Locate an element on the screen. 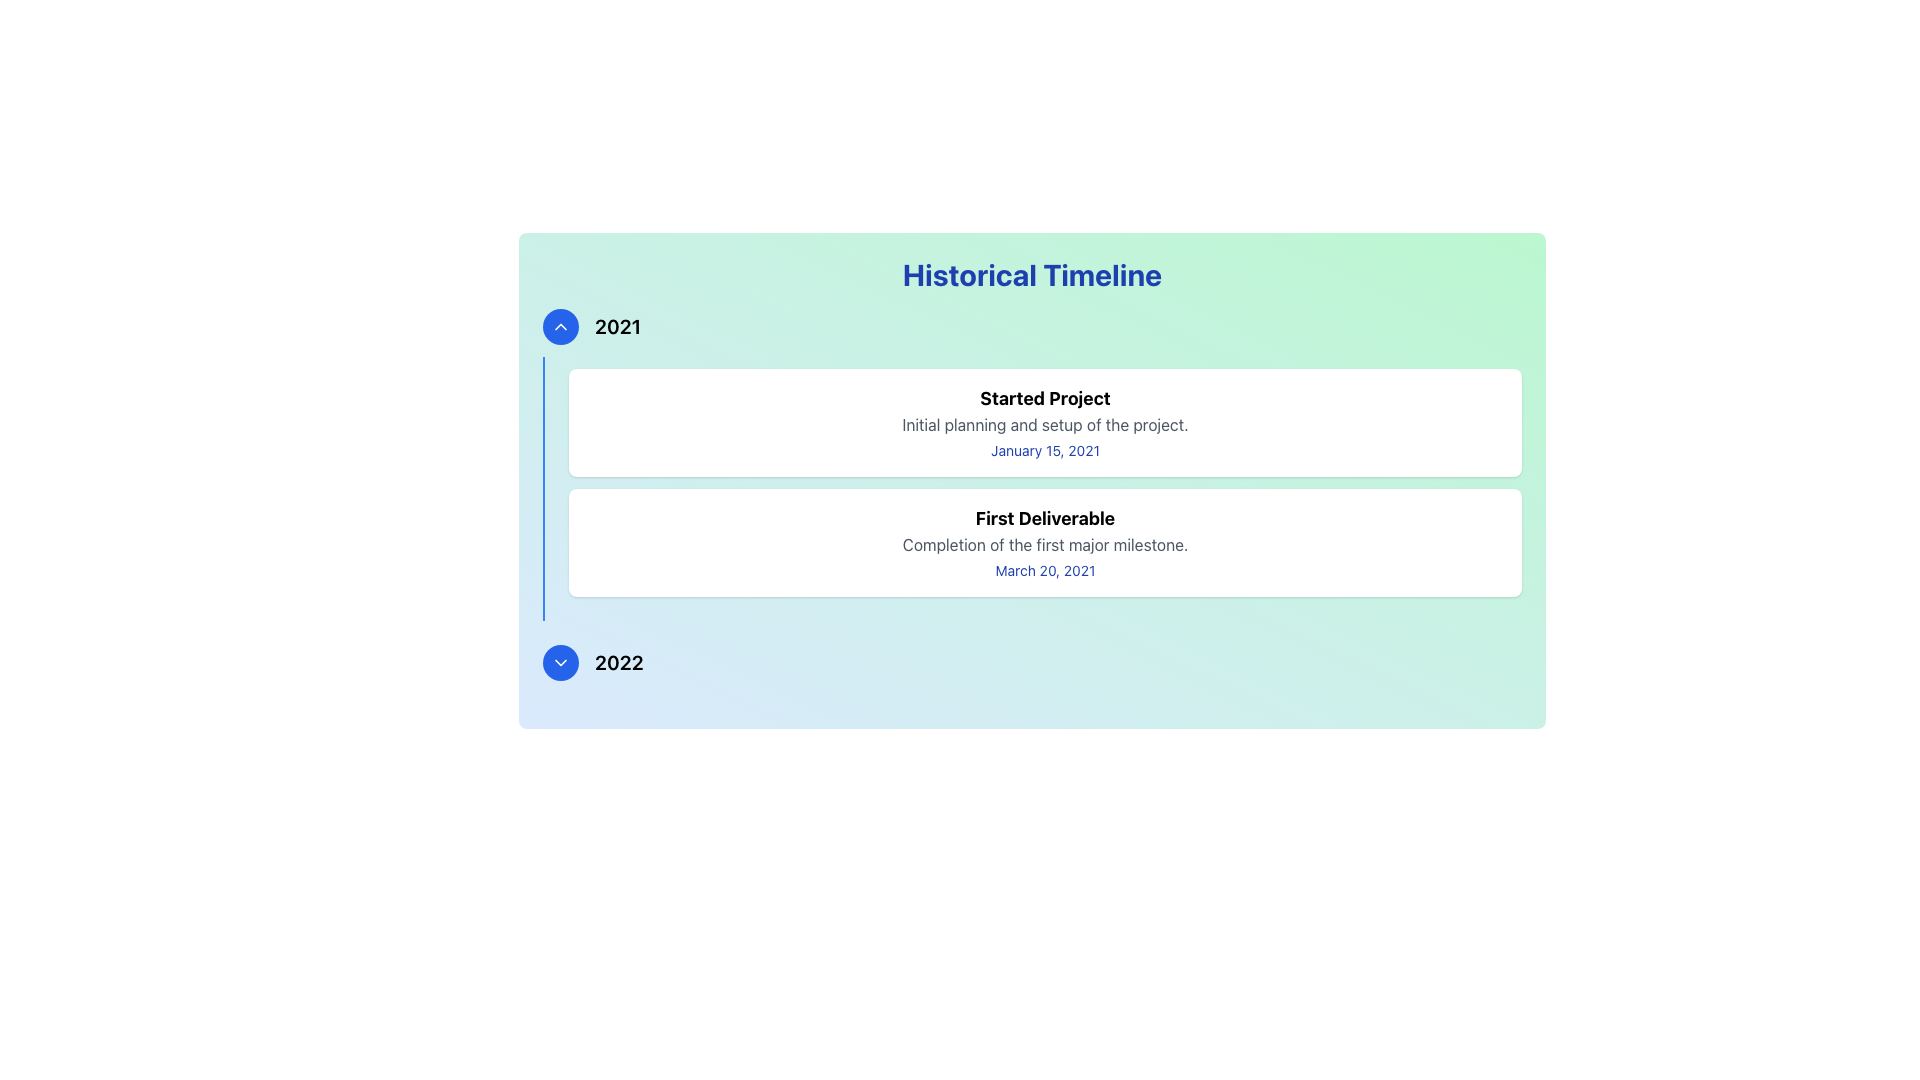 This screenshot has width=1920, height=1080. the static text element that displays the completion date of the 'First Deliverable' milestone, positioned under the text 'Completion of the first major milestone.' is located at coordinates (1044, 570).